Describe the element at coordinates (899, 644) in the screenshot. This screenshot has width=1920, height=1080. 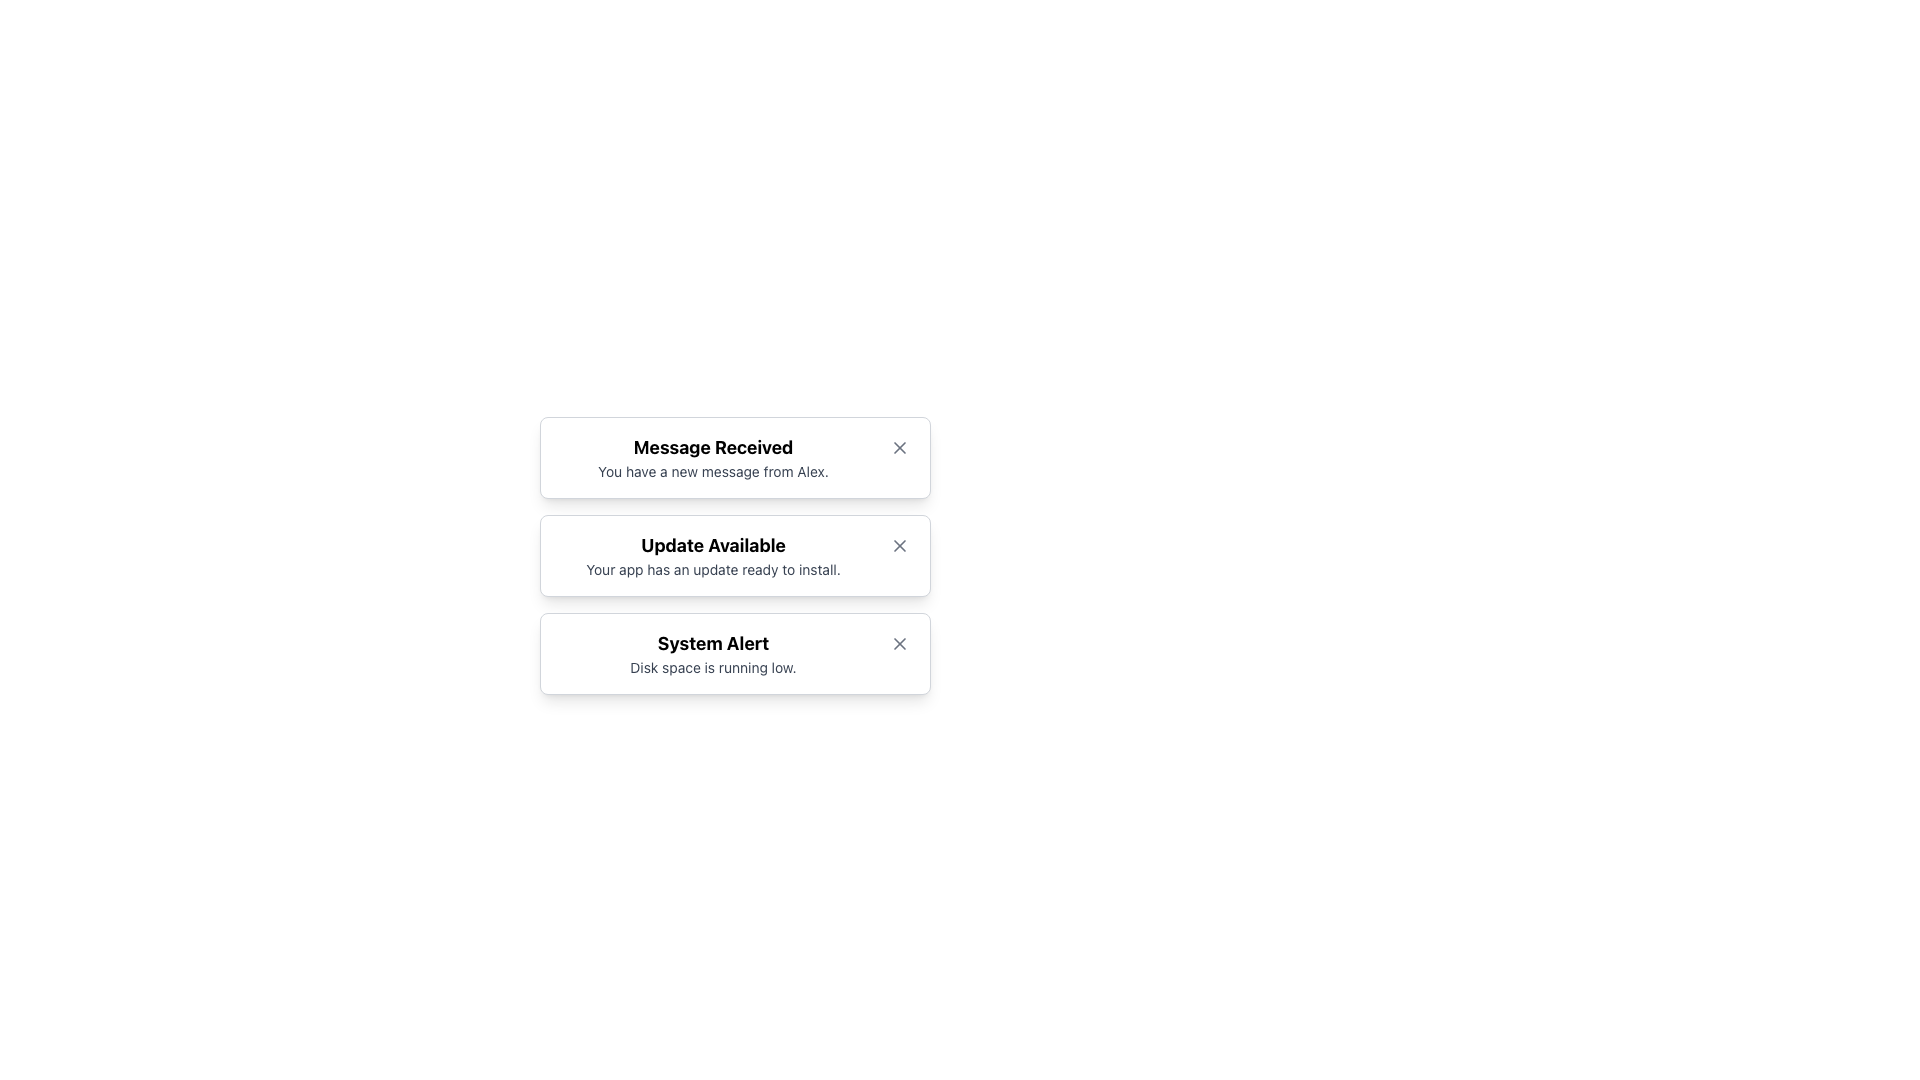
I see `the close button located in the top-right corner of the third notification card labeled 'System Alert' to interact` at that location.